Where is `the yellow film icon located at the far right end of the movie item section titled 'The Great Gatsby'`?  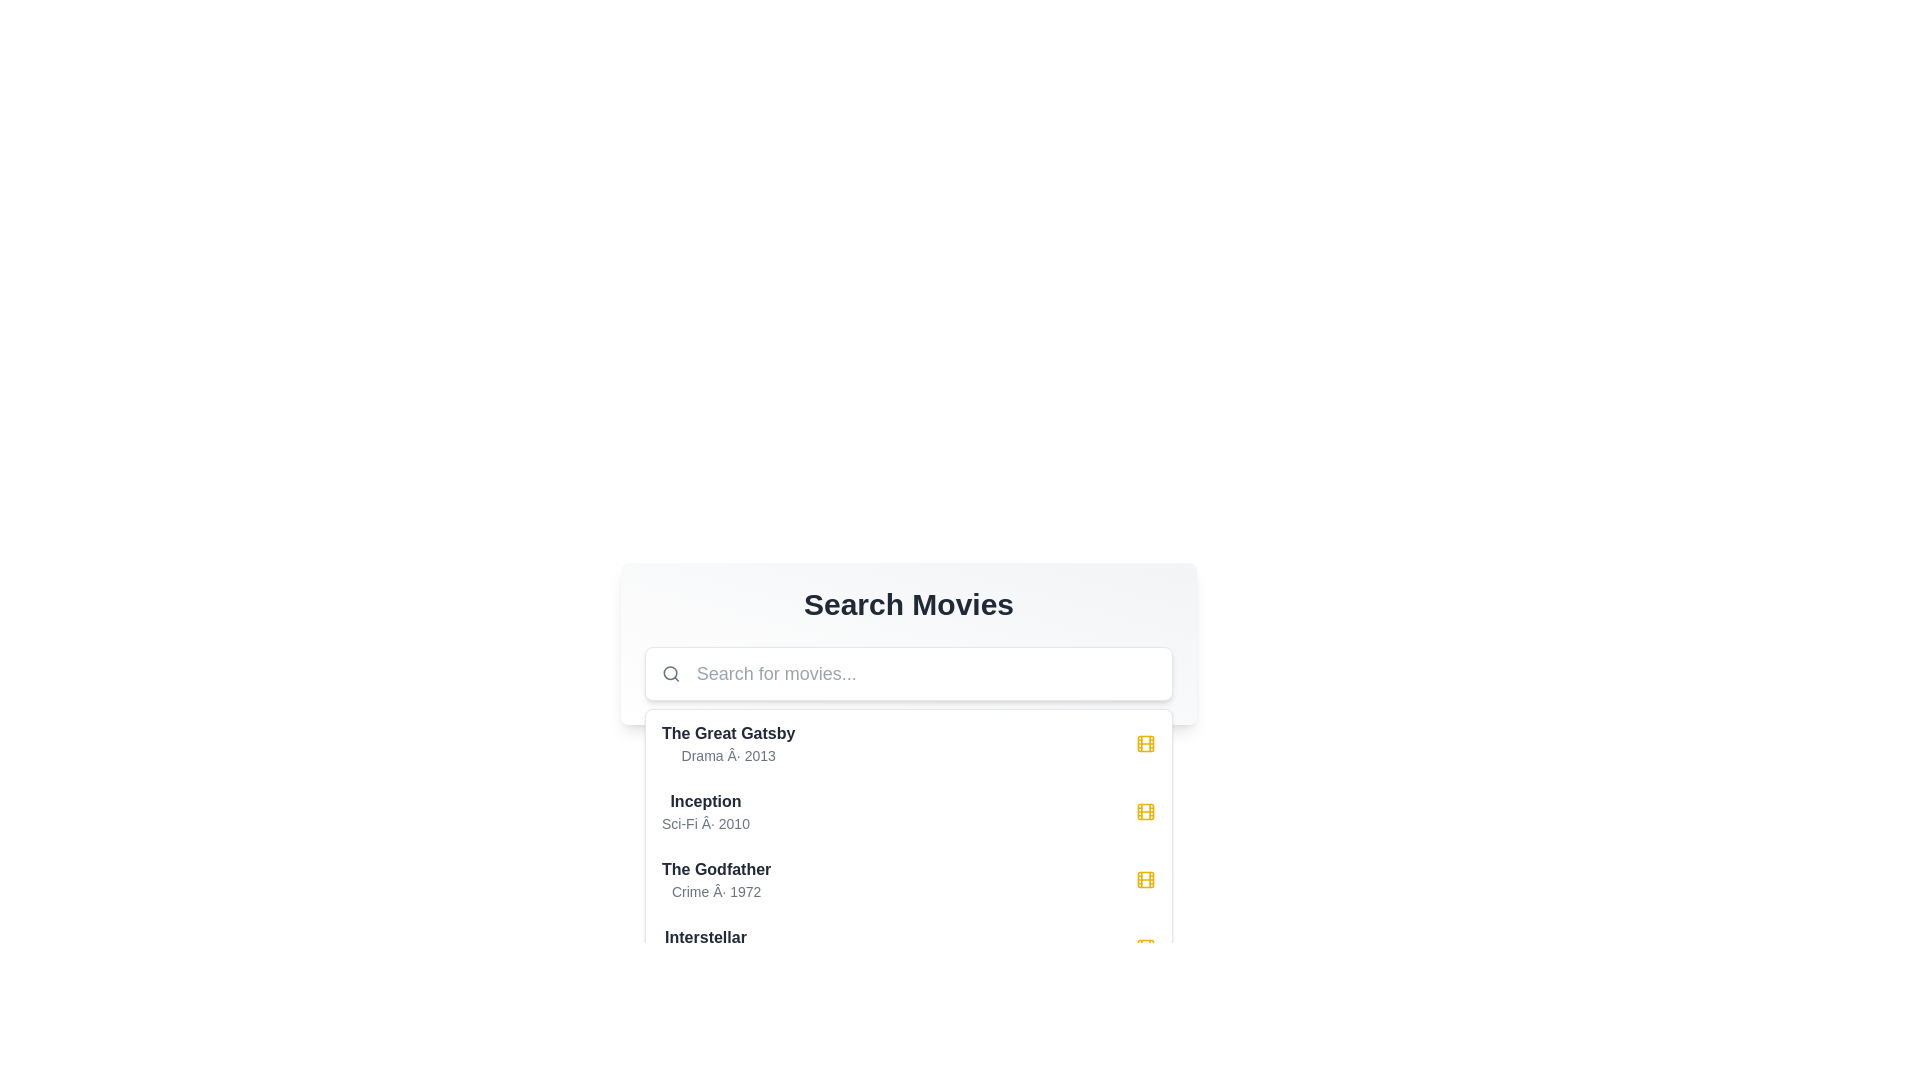 the yellow film icon located at the far right end of the movie item section titled 'The Great Gatsby' is located at coordinates (1146, 744).